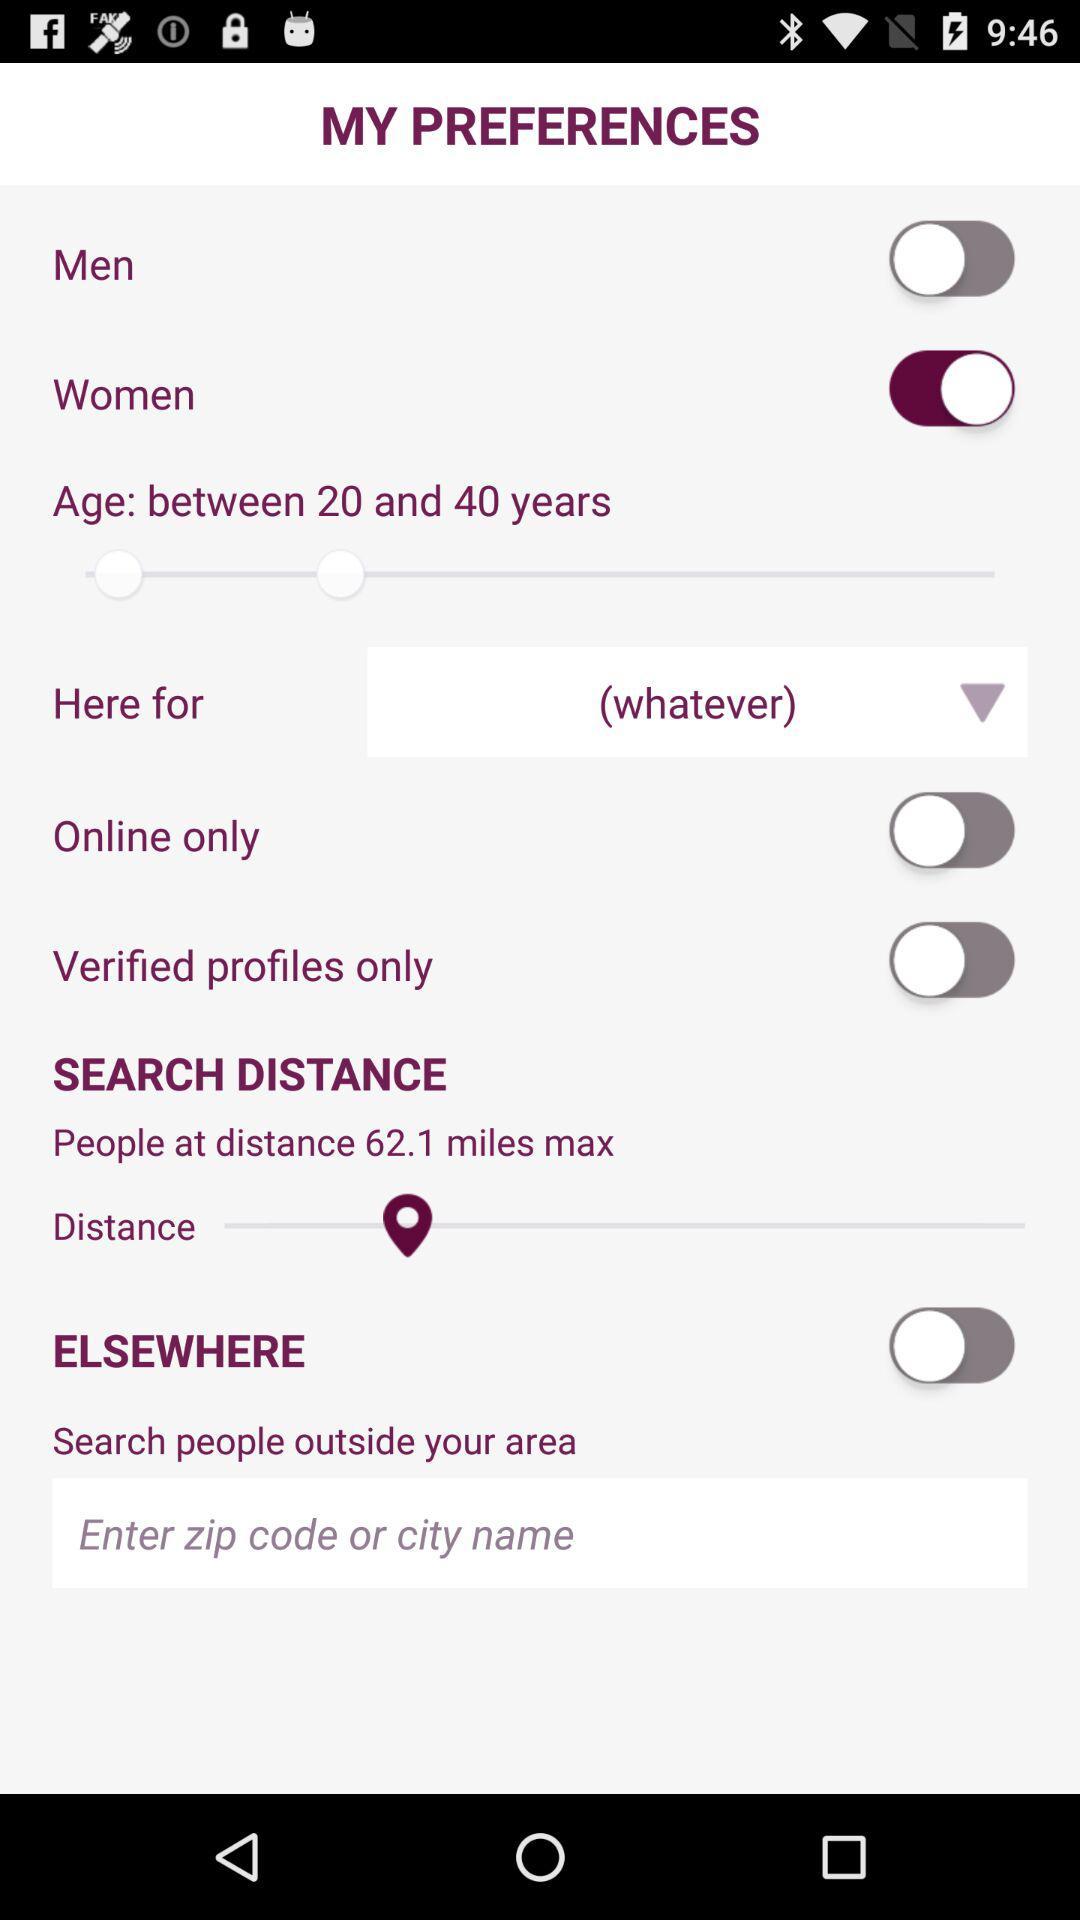 The height and width of the screenshot is (1920, 1080). What do you see at coordinates (952, 834) in the screenshot?
I see `the app to the right of online only item` at bounding box center [952, 834].